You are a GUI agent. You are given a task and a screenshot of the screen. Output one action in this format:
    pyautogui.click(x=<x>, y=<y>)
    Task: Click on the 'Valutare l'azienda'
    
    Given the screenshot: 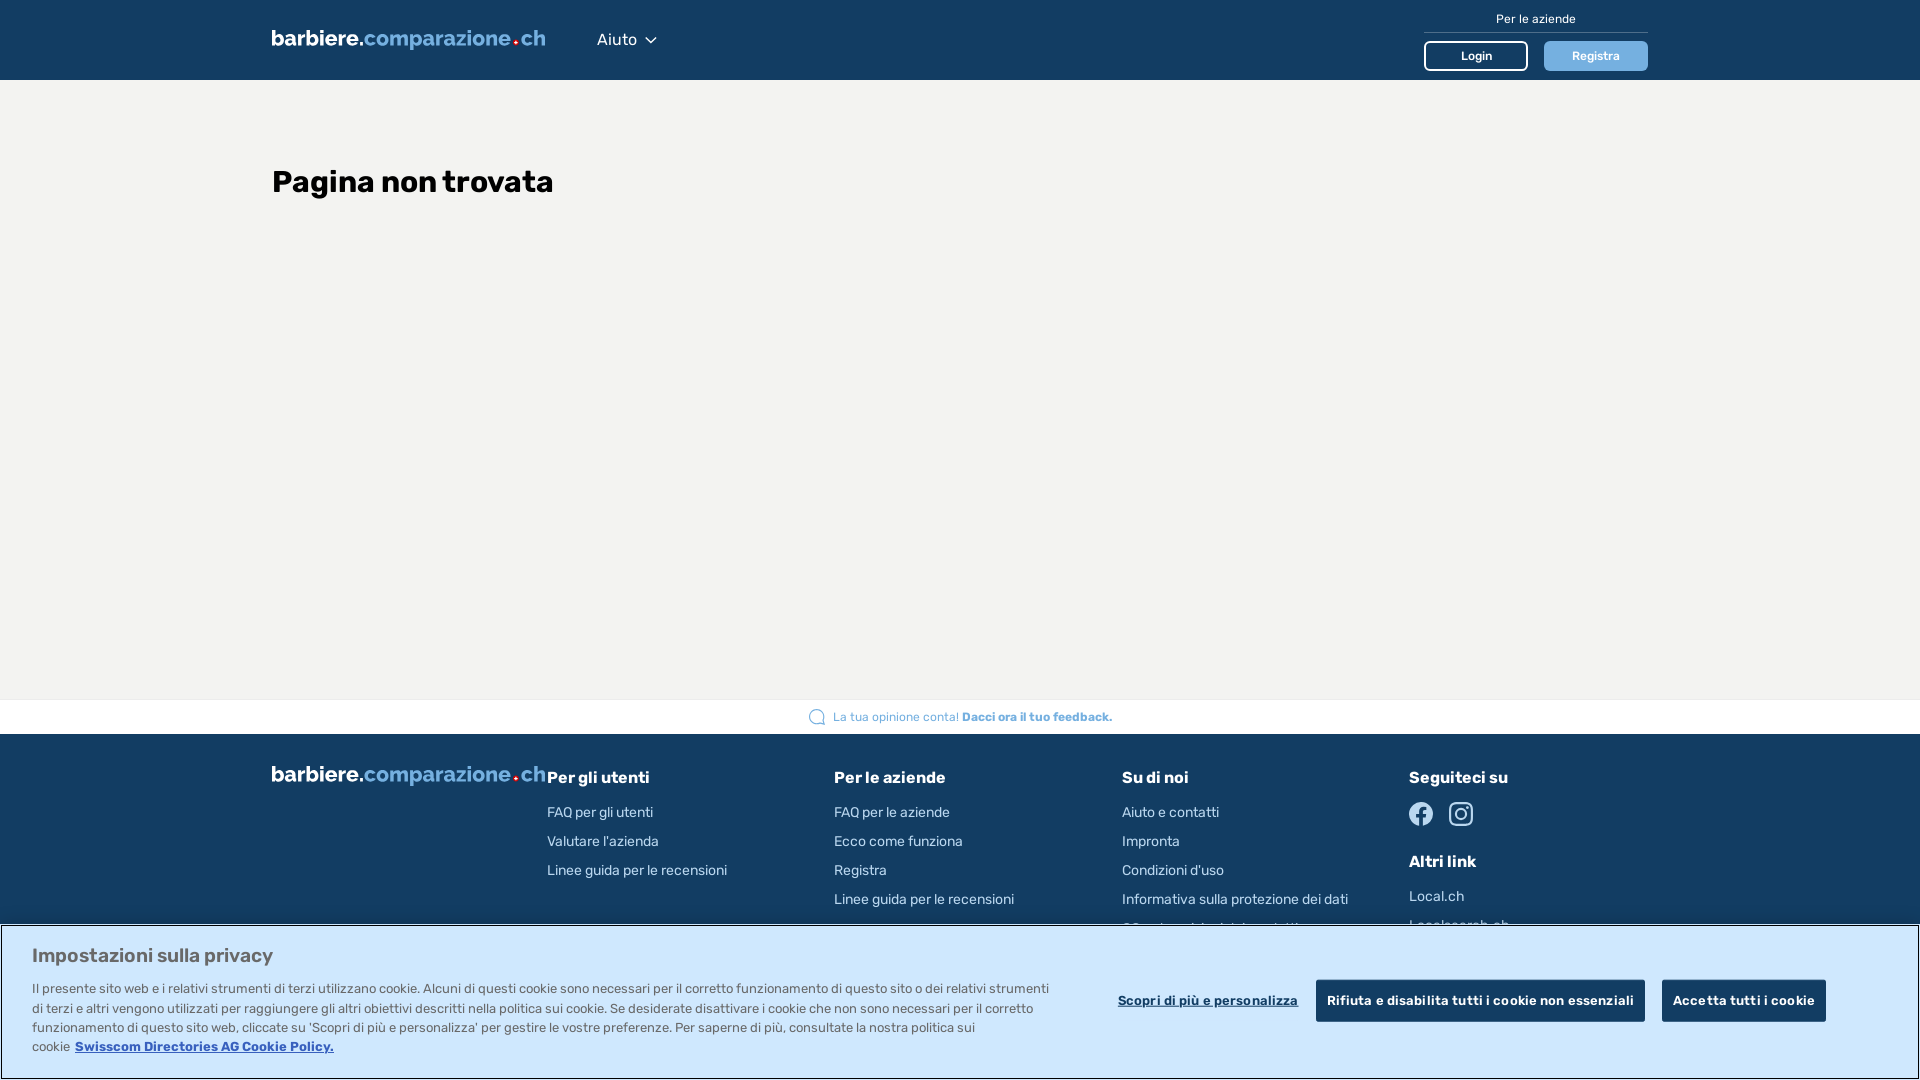 What is the action you would take?
    pyautogui.click(x=602, y=841)
    